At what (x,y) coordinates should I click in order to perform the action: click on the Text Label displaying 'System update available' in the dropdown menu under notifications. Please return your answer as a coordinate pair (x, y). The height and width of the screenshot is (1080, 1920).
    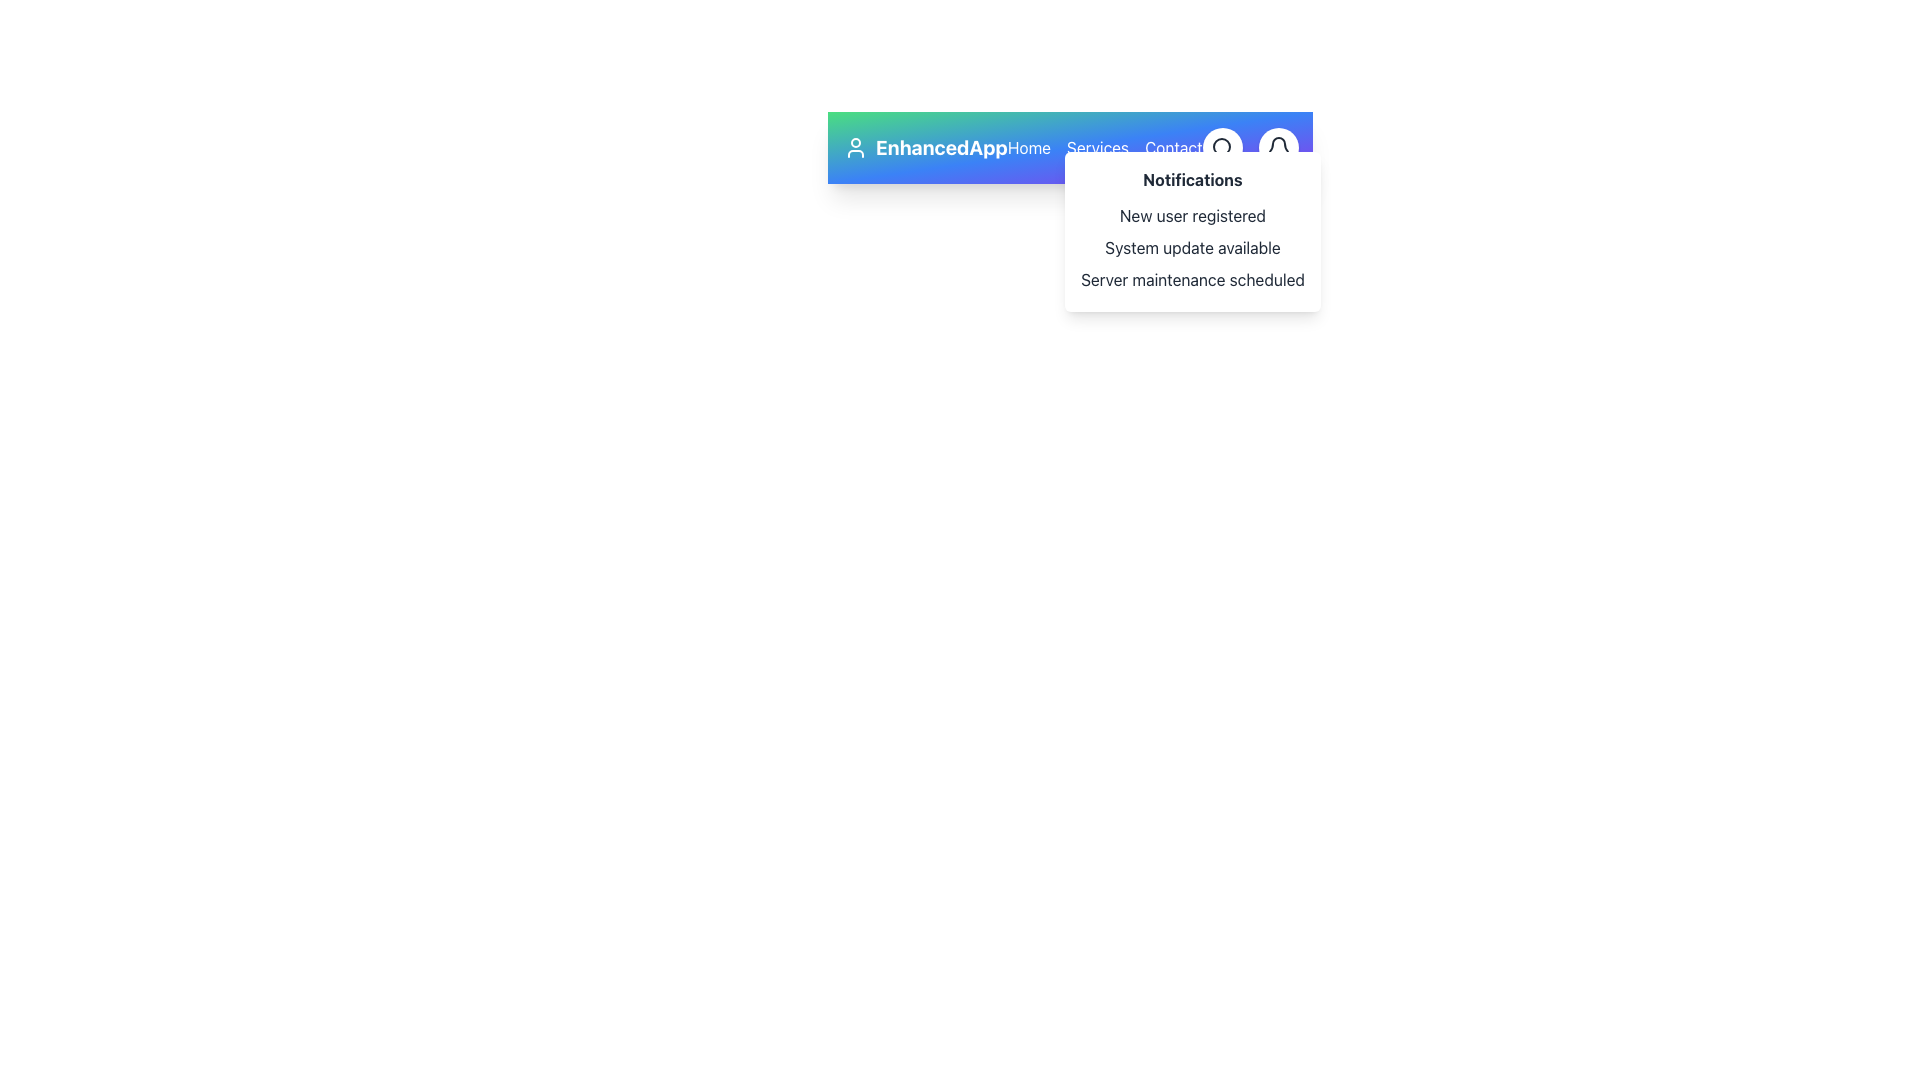
    Looking at the image, I should click on (1193, 246).